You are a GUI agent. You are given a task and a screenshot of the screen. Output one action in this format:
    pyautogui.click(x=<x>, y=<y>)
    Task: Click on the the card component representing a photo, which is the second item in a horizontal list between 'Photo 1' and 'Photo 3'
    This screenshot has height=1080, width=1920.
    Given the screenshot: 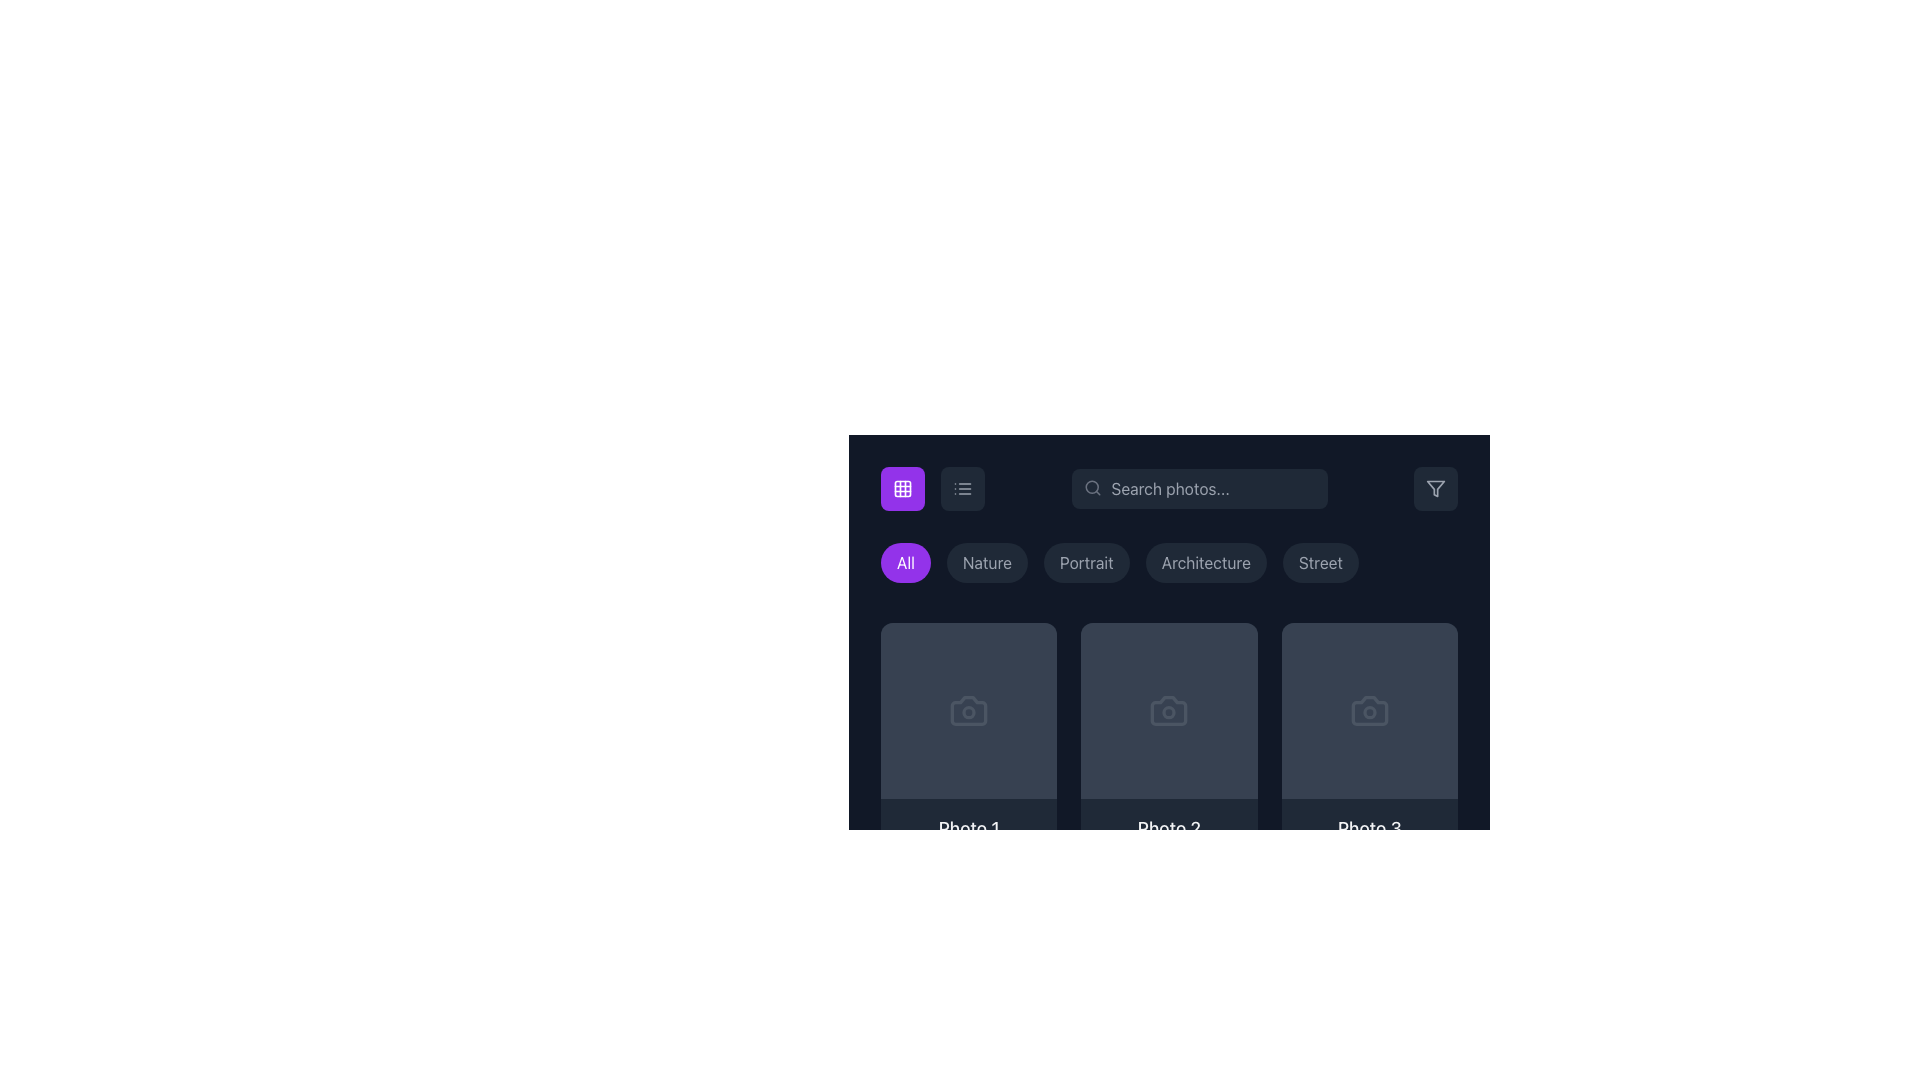 What is the action you would take?
    pyautogui.click(x=1169, y=855)
    